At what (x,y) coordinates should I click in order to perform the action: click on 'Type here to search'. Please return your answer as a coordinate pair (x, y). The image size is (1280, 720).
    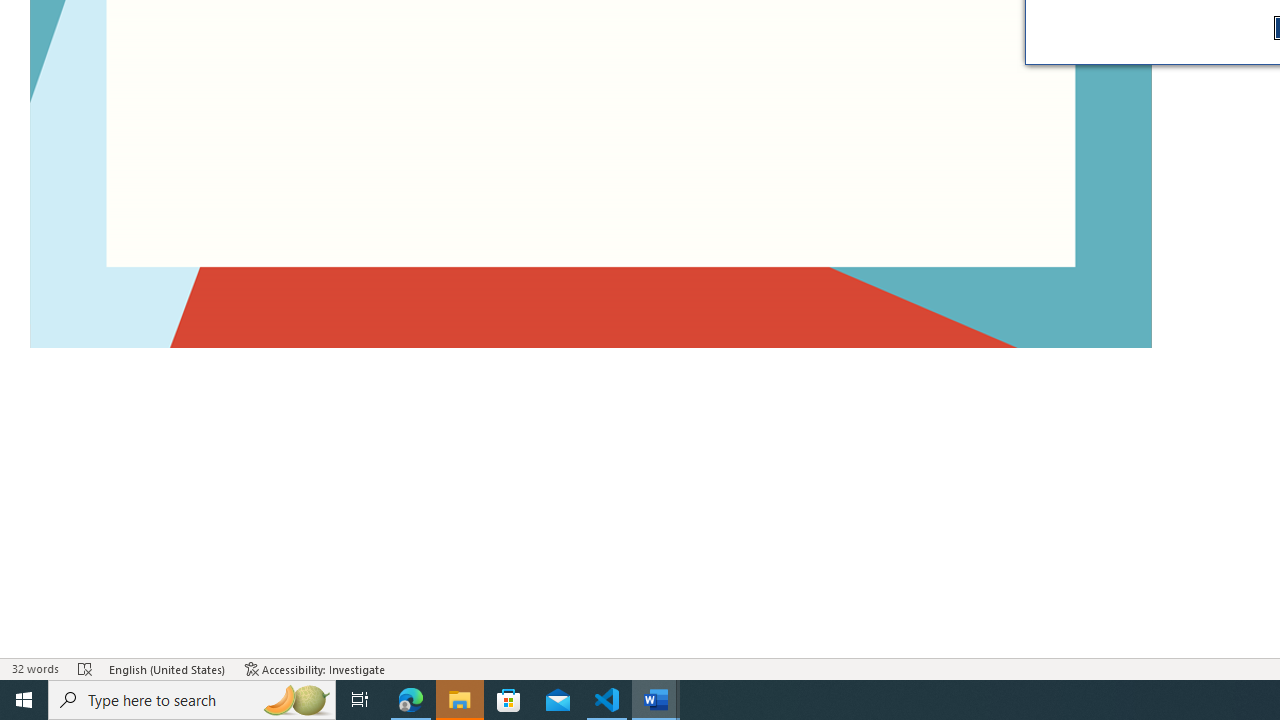
    Looking at the image, I should click on (192, 698).